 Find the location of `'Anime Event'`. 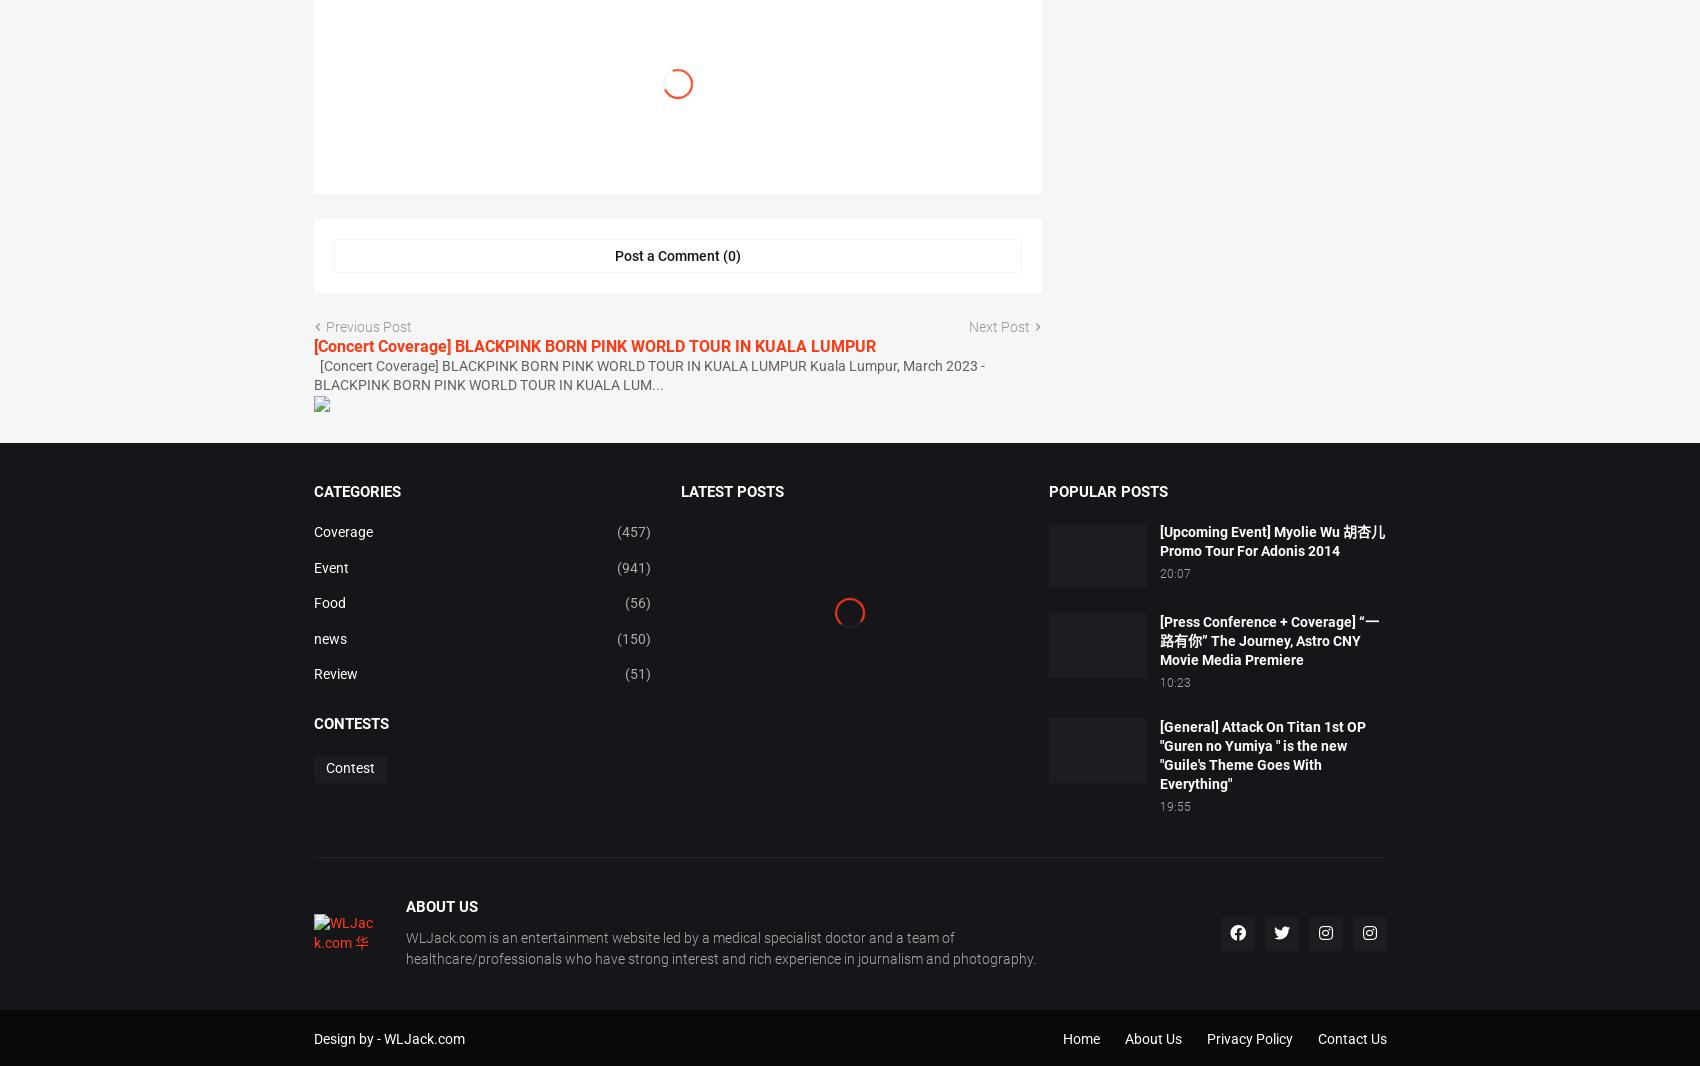

'Anime Event' is located at coordinates (609, 118).